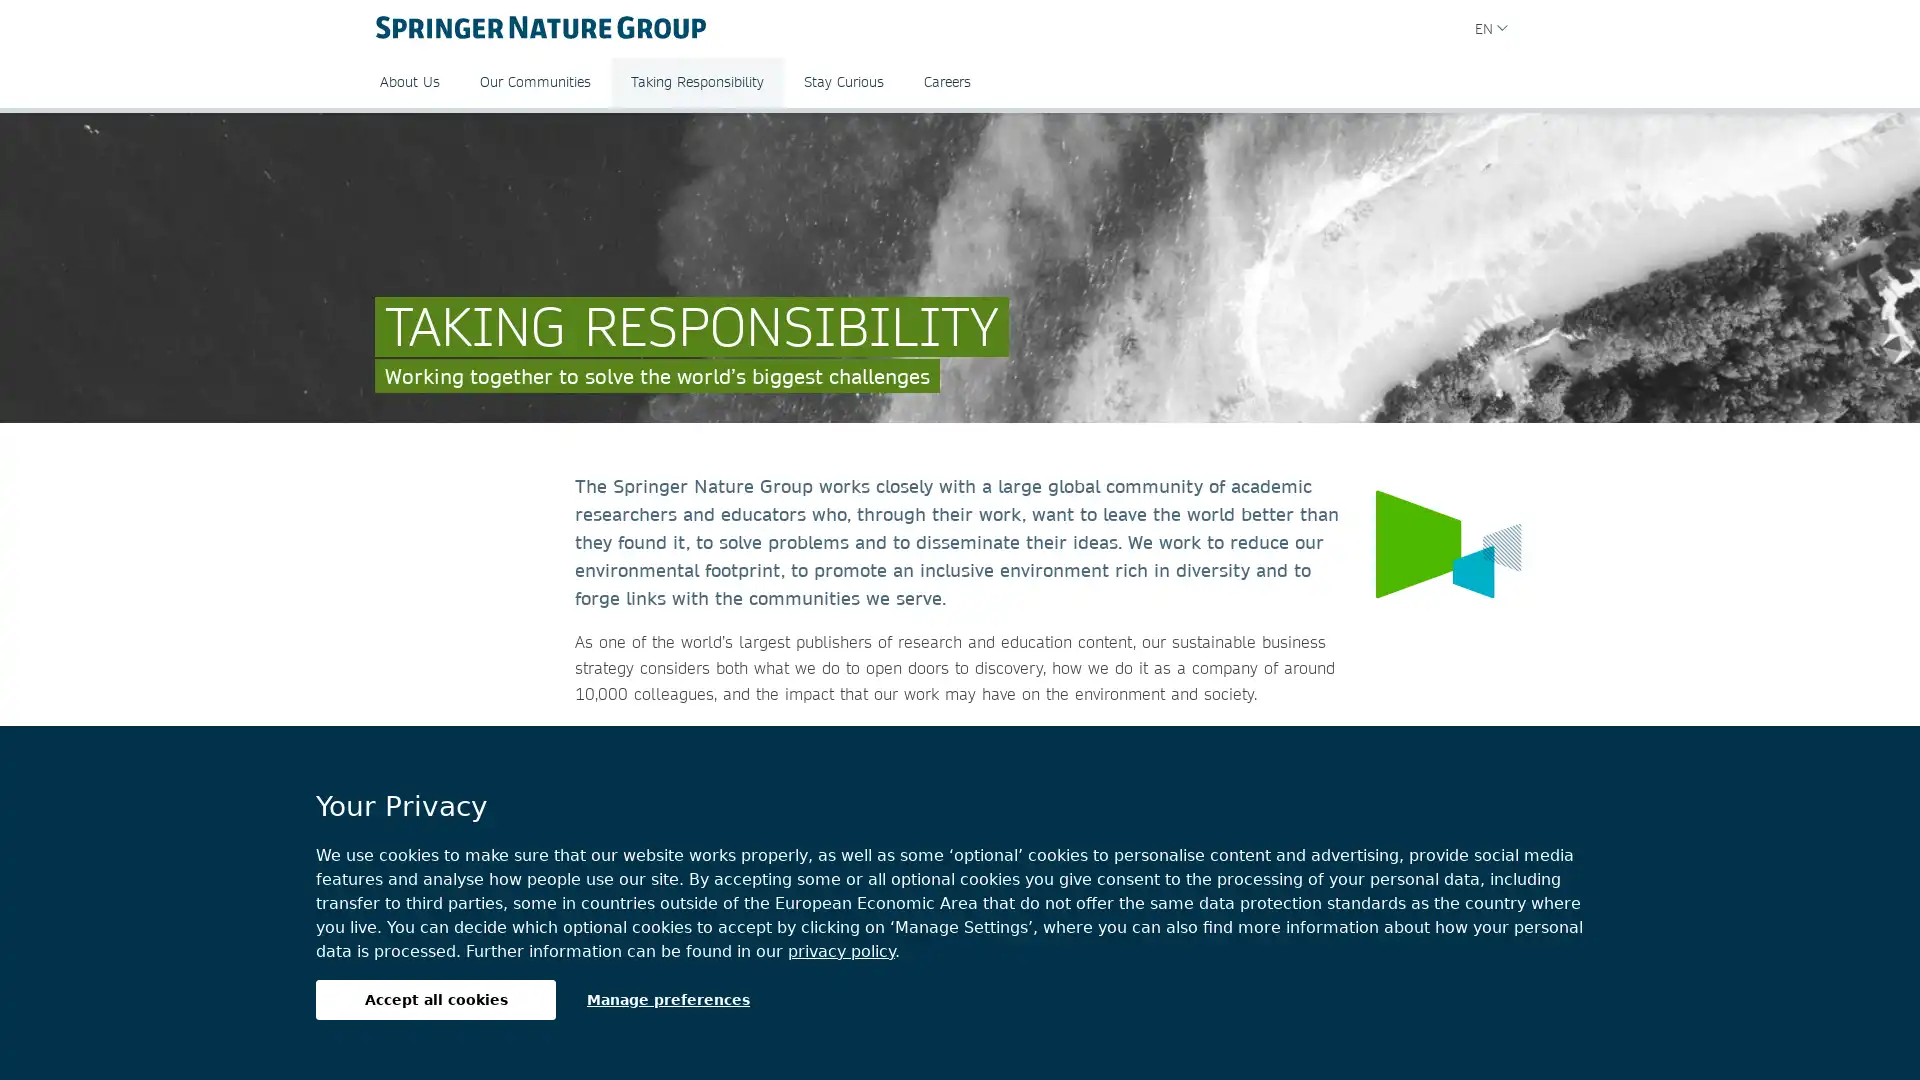 This screenshot has height=1080, width=1920. What do you see at coordinates (668, 999) in the screenshot?
I see `Manage preferences` at bounding box center [668, 999].